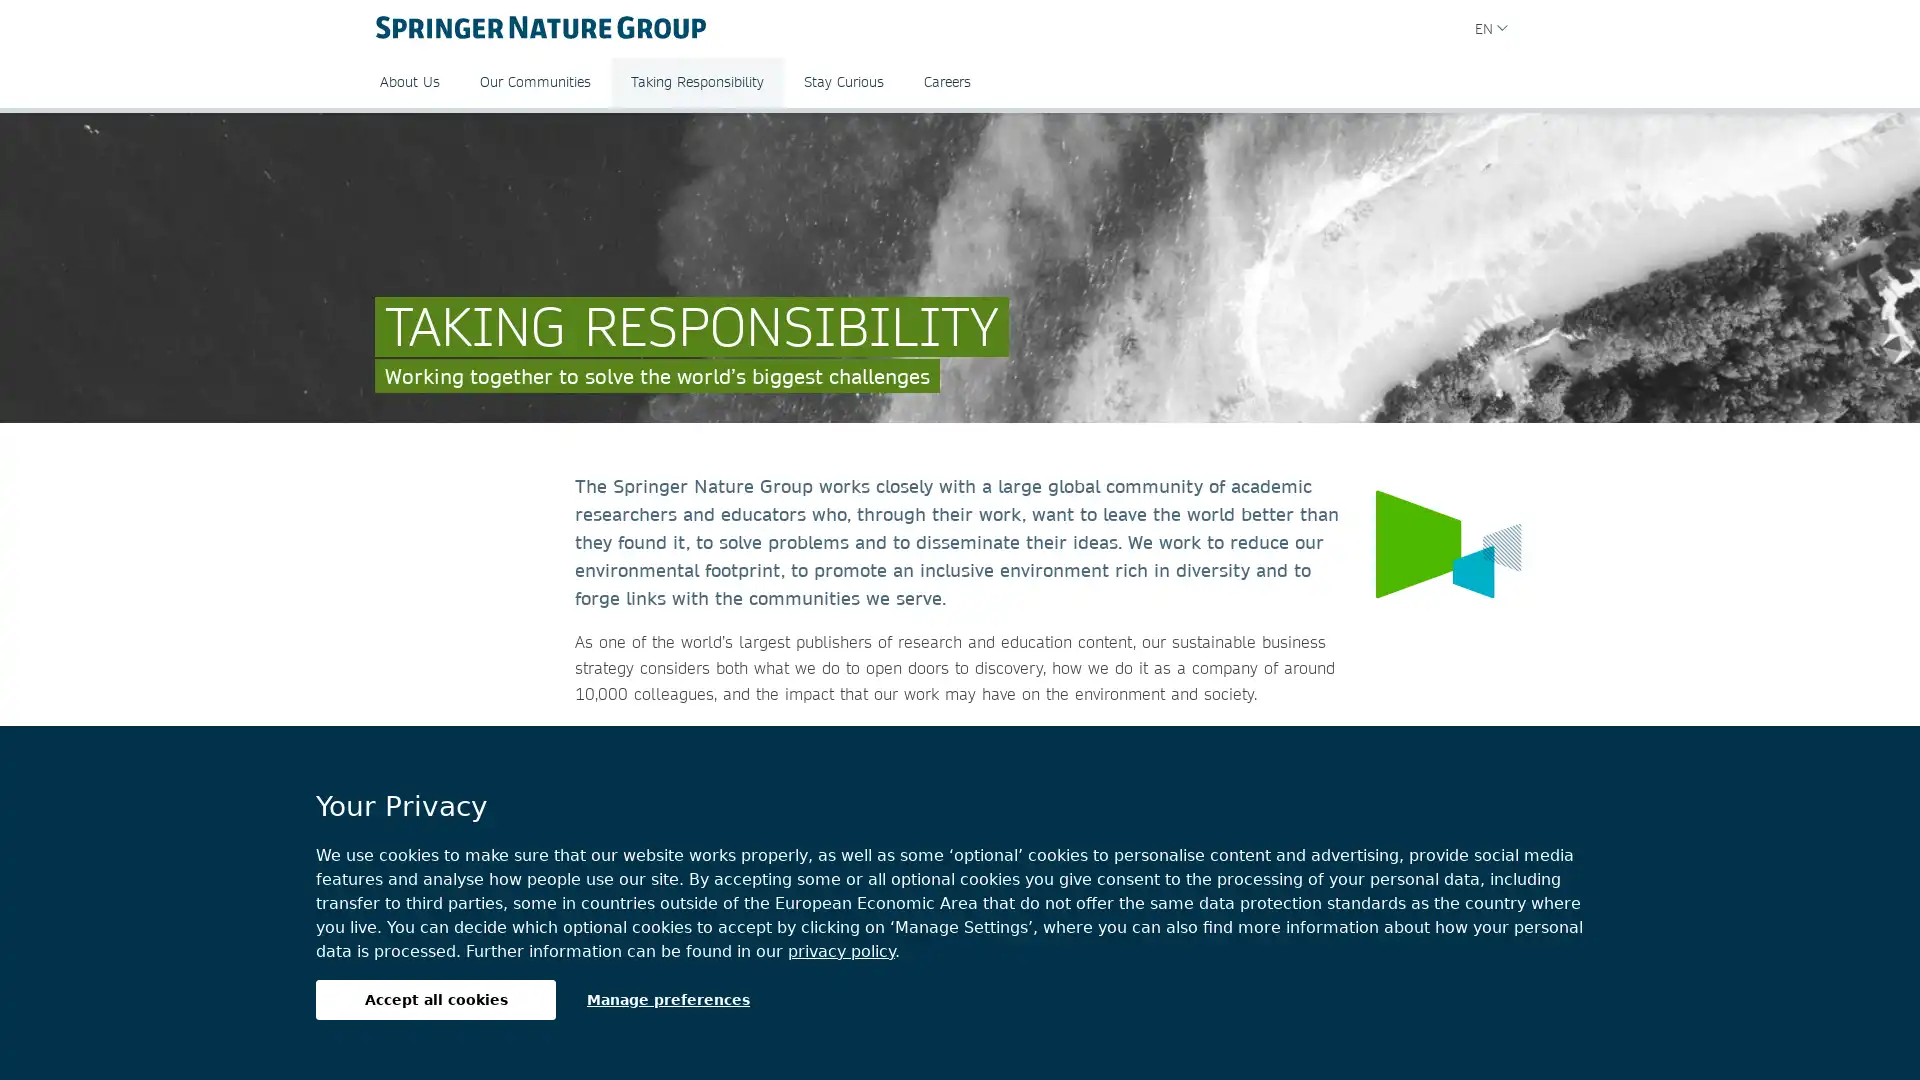 This screenshot has height=1080, width=1920. What do you see at coordinates (668, 999) in the screenshot?
I see `Manage preferences` at bounding box center [668, 999].